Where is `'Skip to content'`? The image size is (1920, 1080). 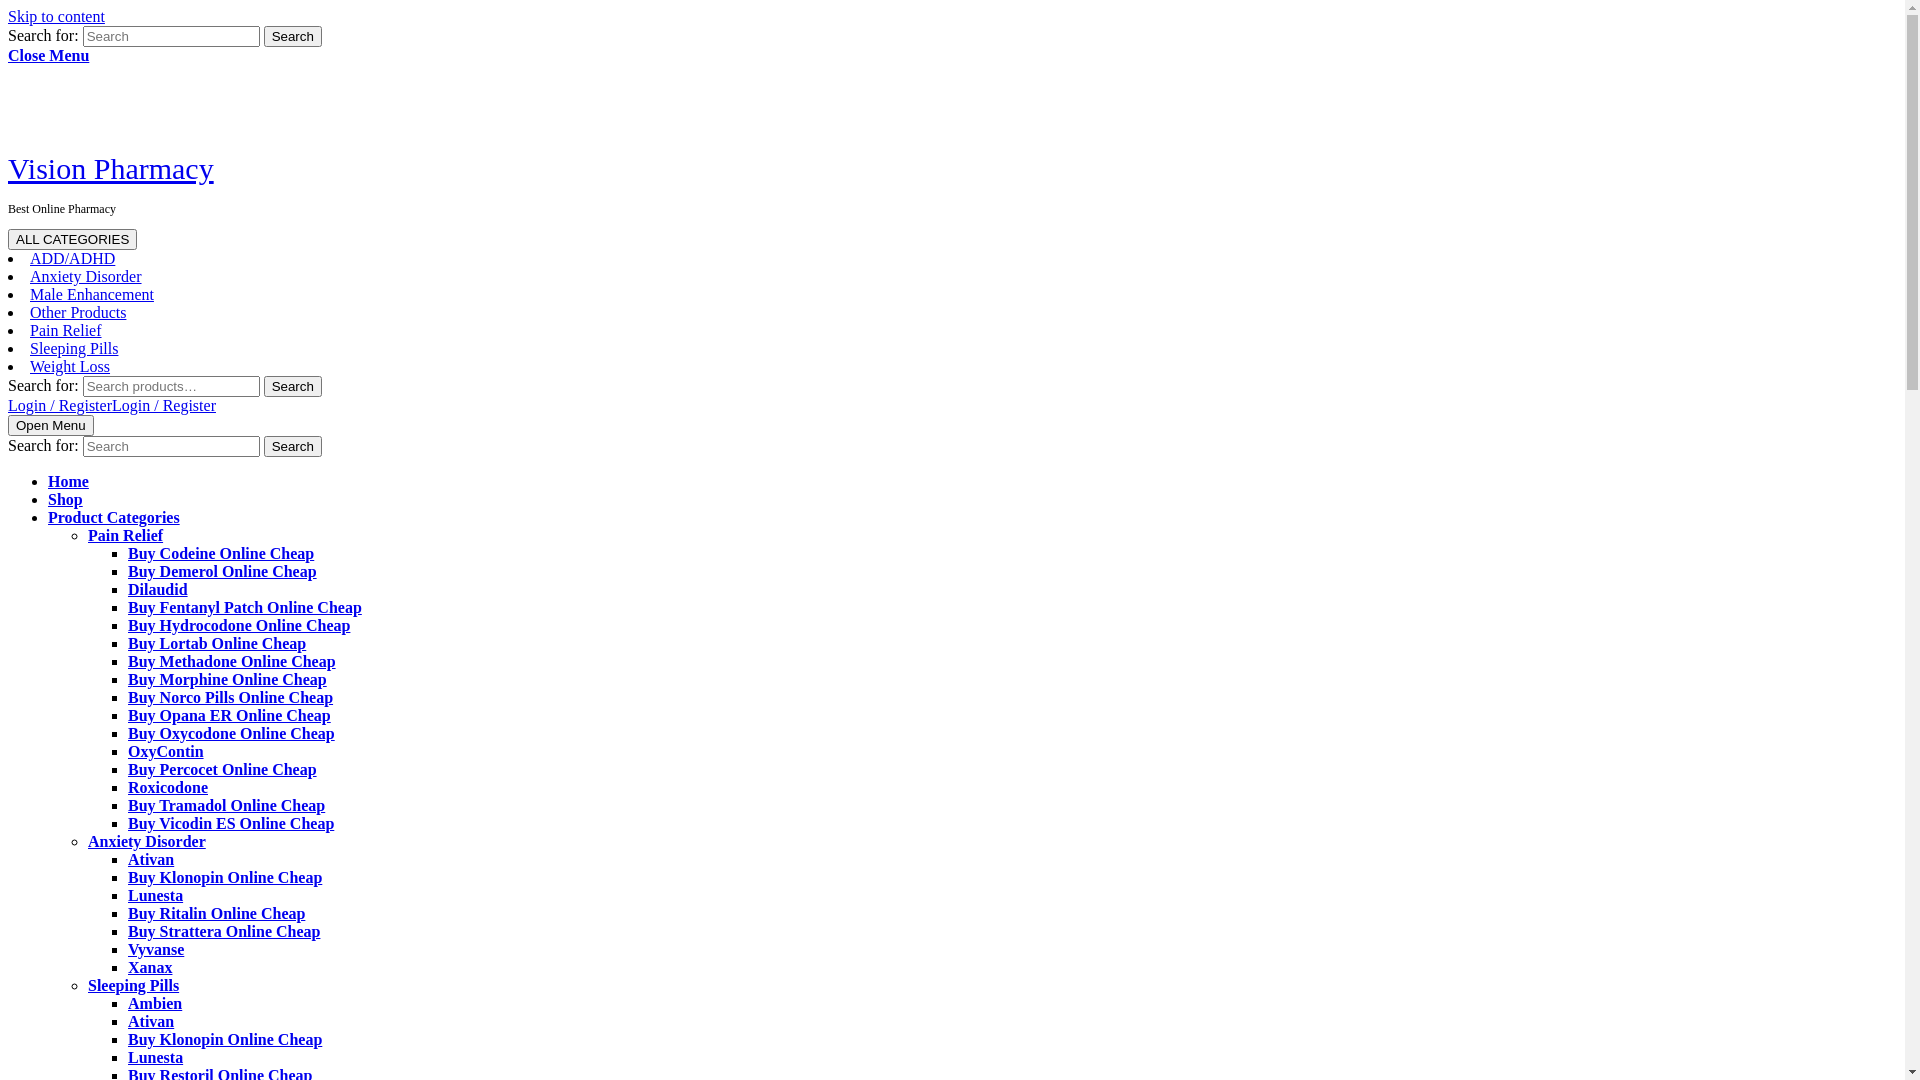 'Skip to content' is located at coordinates (56, 16).